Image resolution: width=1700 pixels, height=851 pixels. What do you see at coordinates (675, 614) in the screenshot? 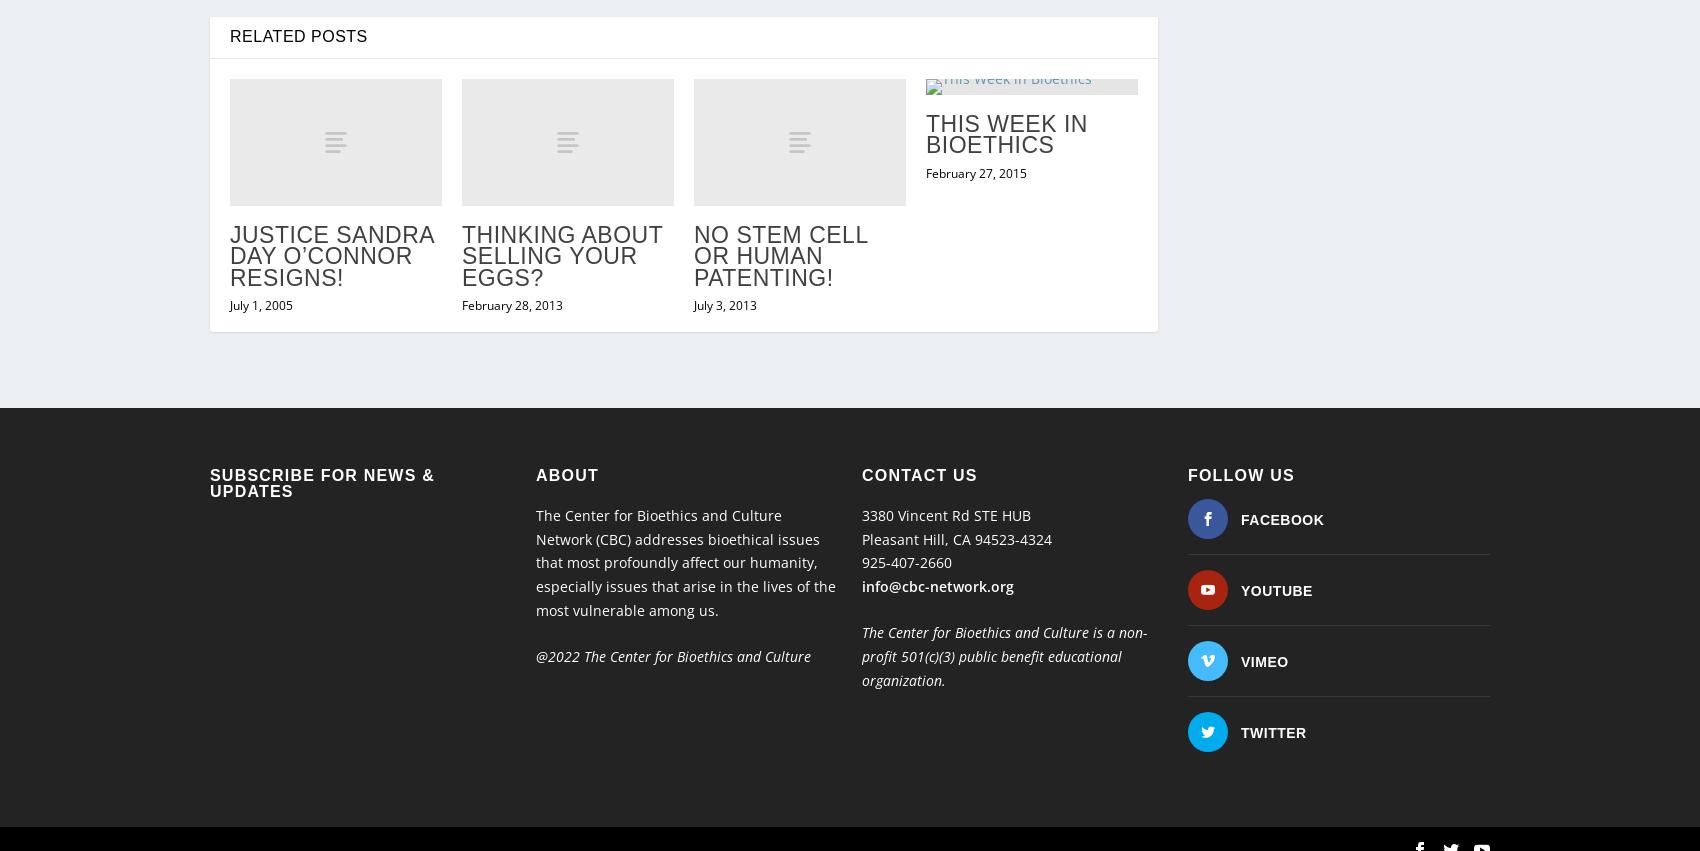
I see `'@2022 The Center for Bioethics and Culture'` at bounding box center [675, 614].